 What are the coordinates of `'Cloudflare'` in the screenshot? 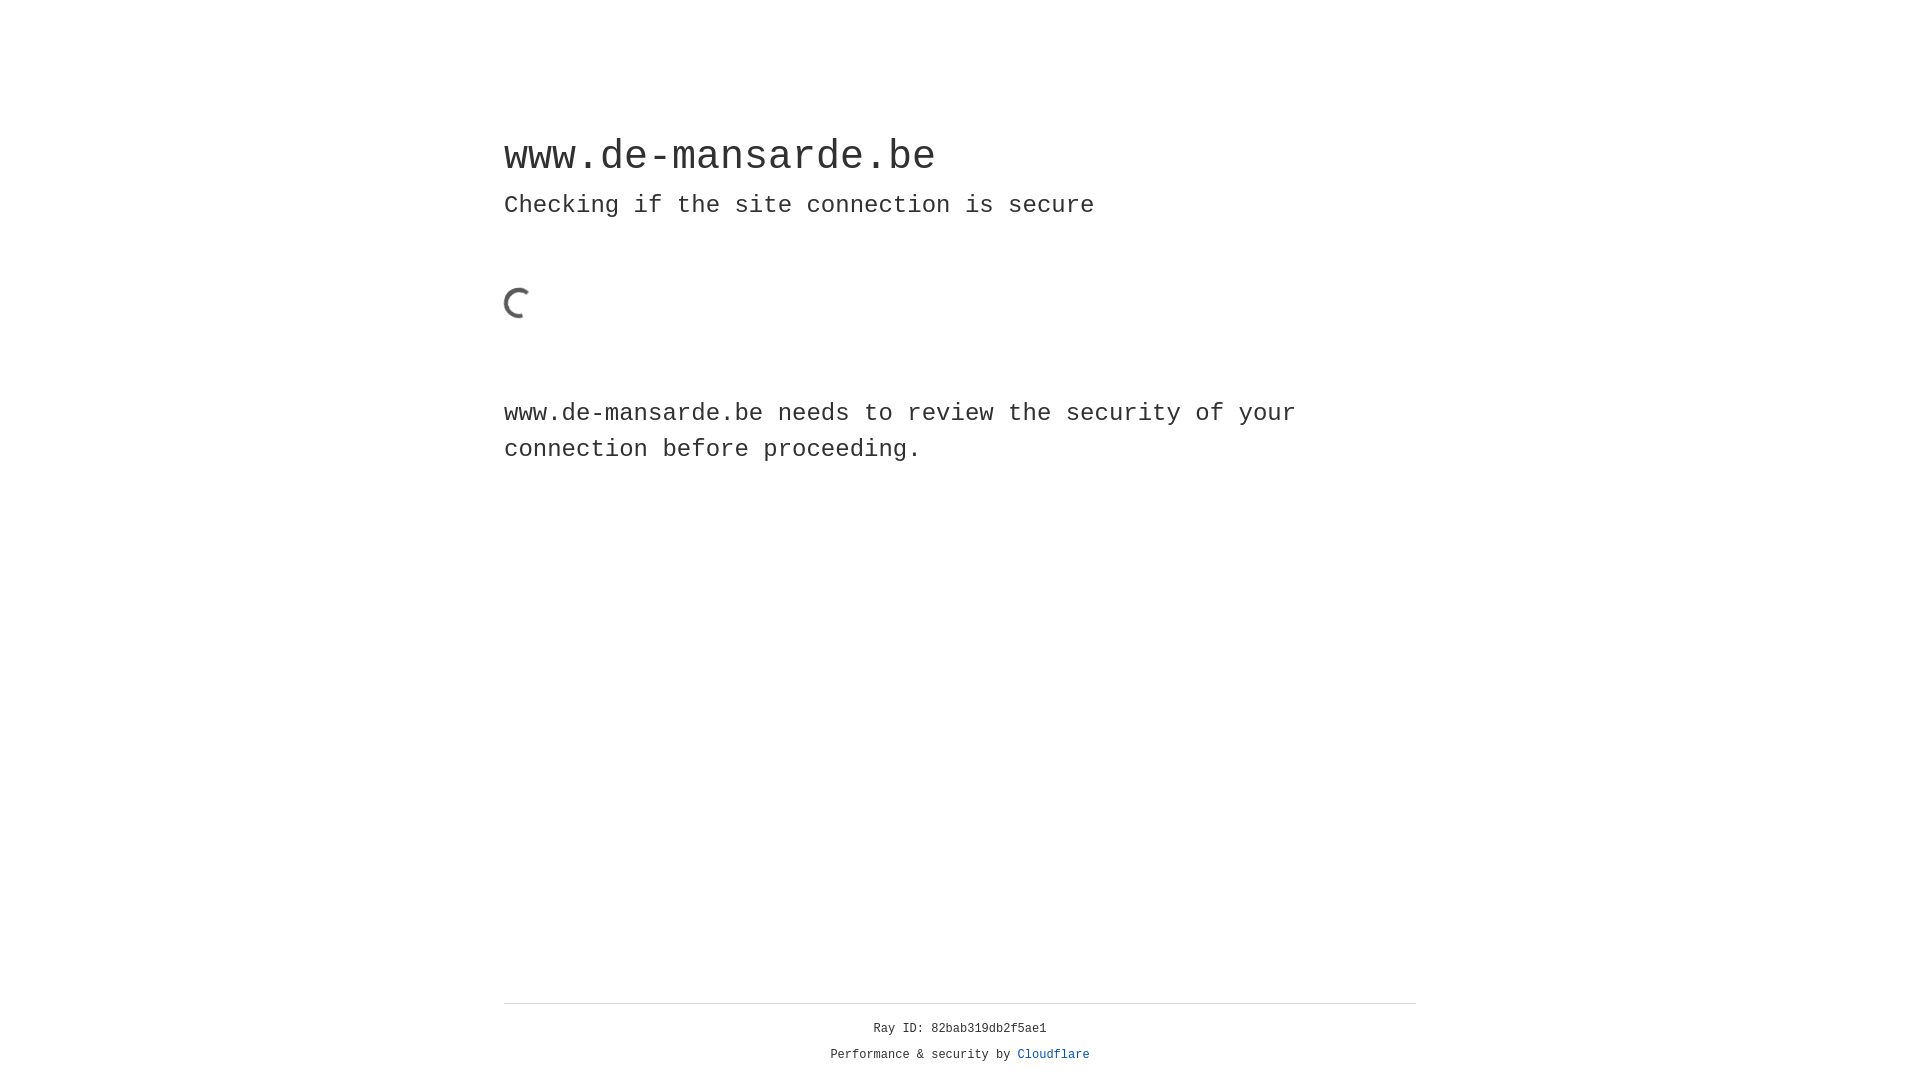 It's located at (1053, 1054).